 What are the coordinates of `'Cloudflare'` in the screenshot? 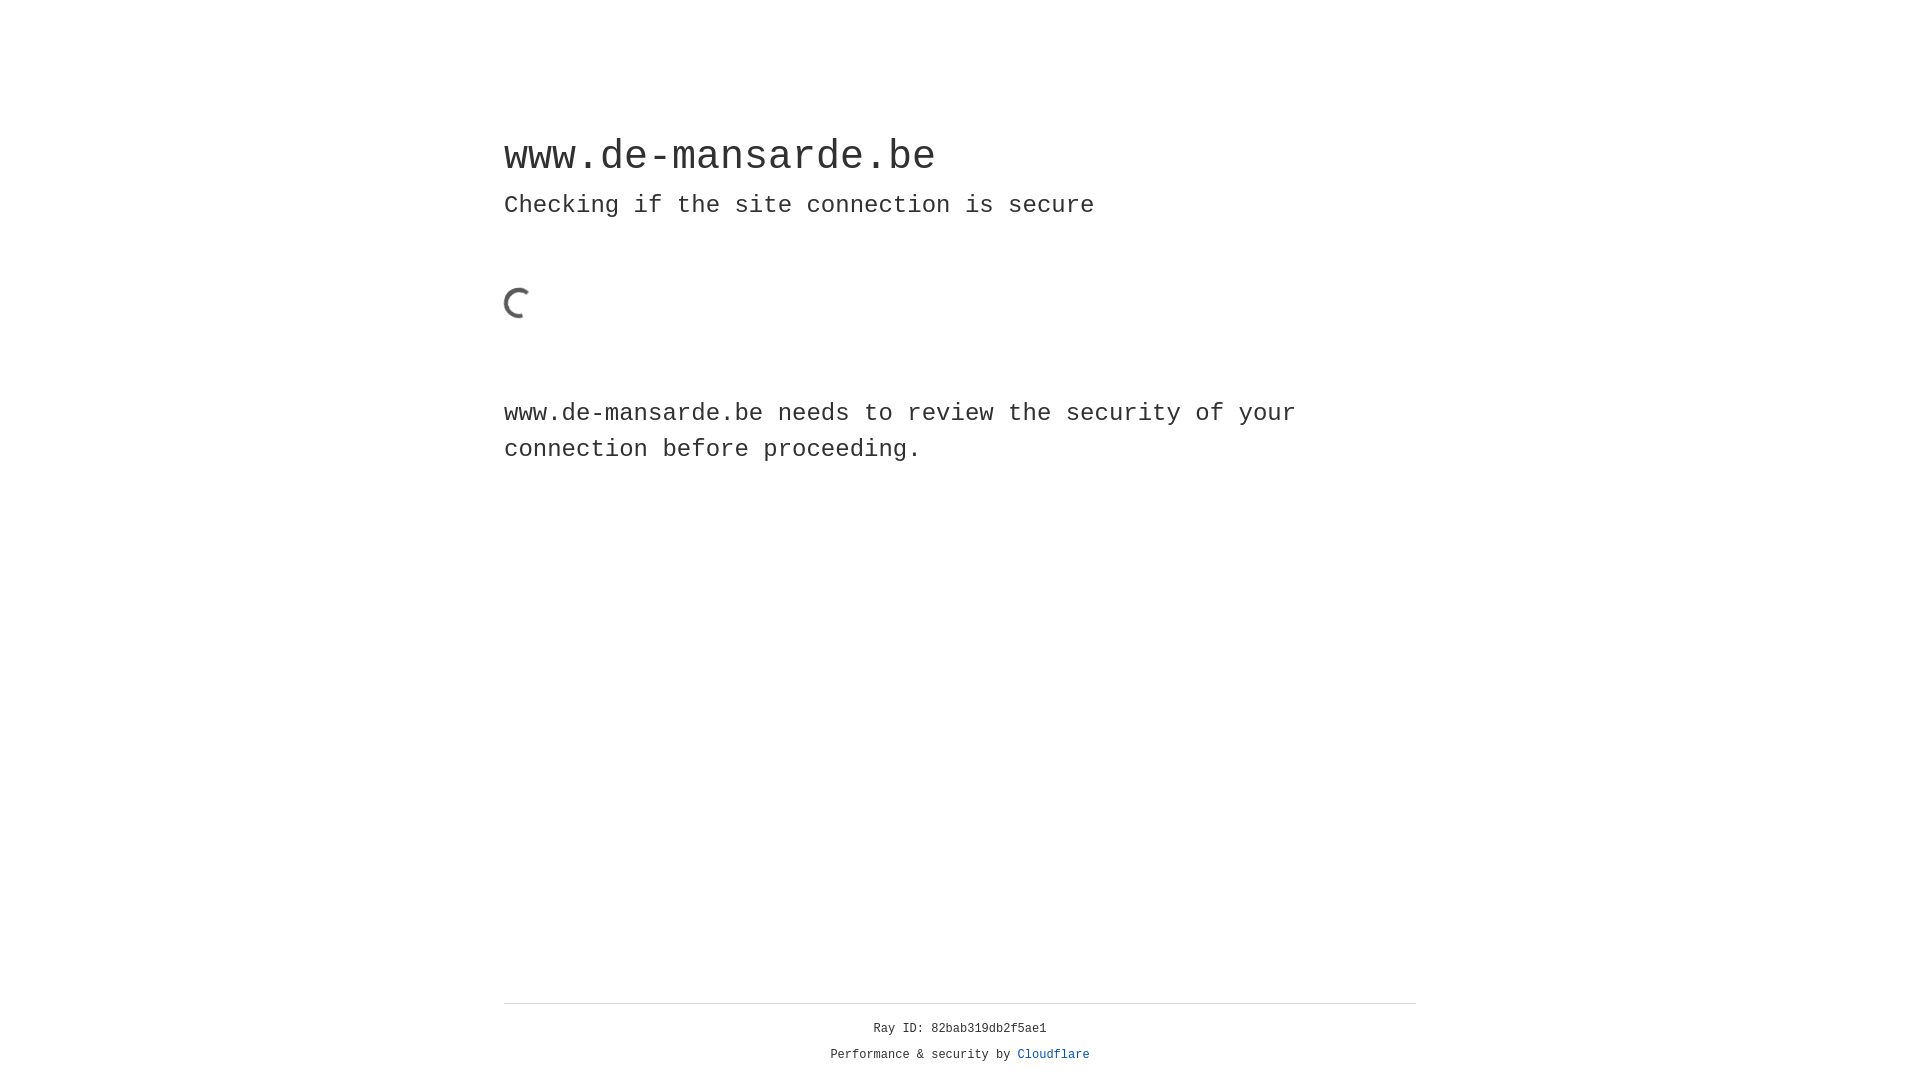 It's located at (1053, 1054).